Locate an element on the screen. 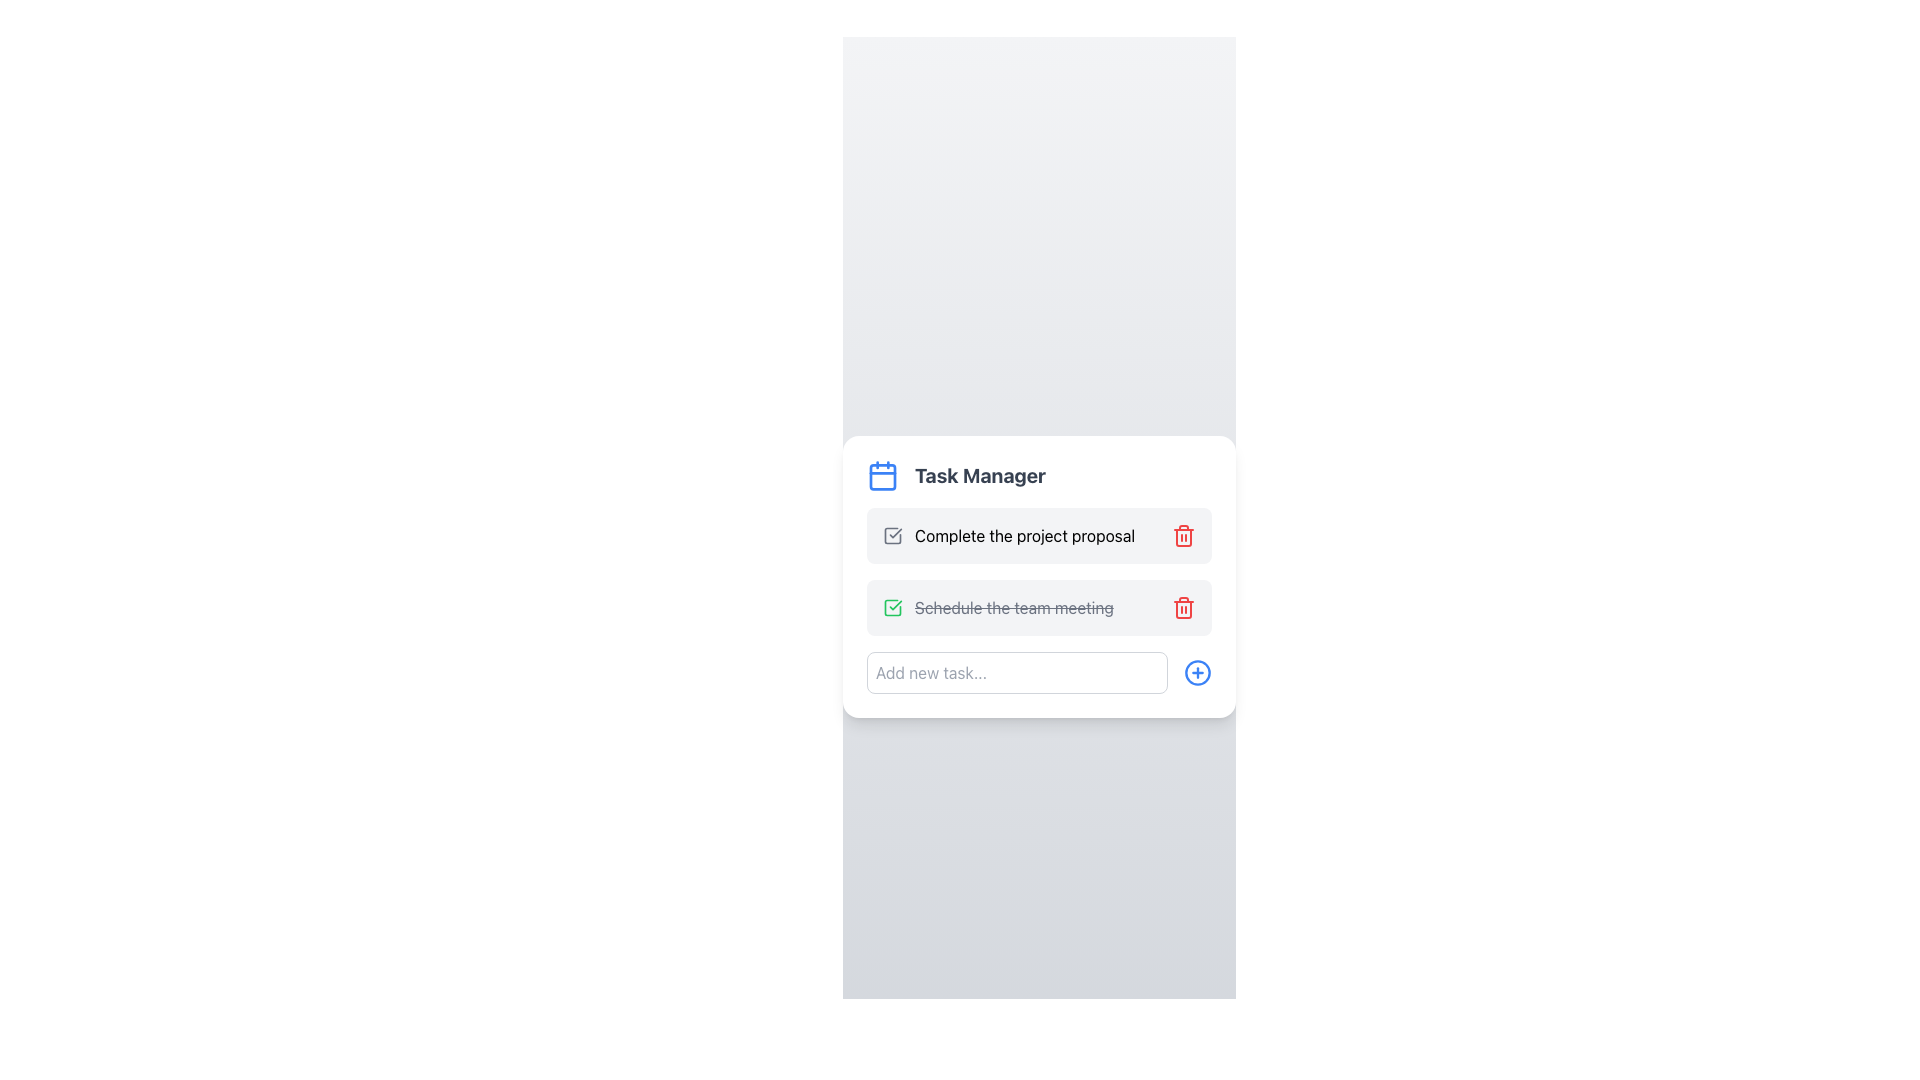 Image resolution: width=1920 pixels, height=1080 pixels. the task item displaying the title 'Schedule the team meeting' with a strikethrough styling is located at coordinates (998, 607).